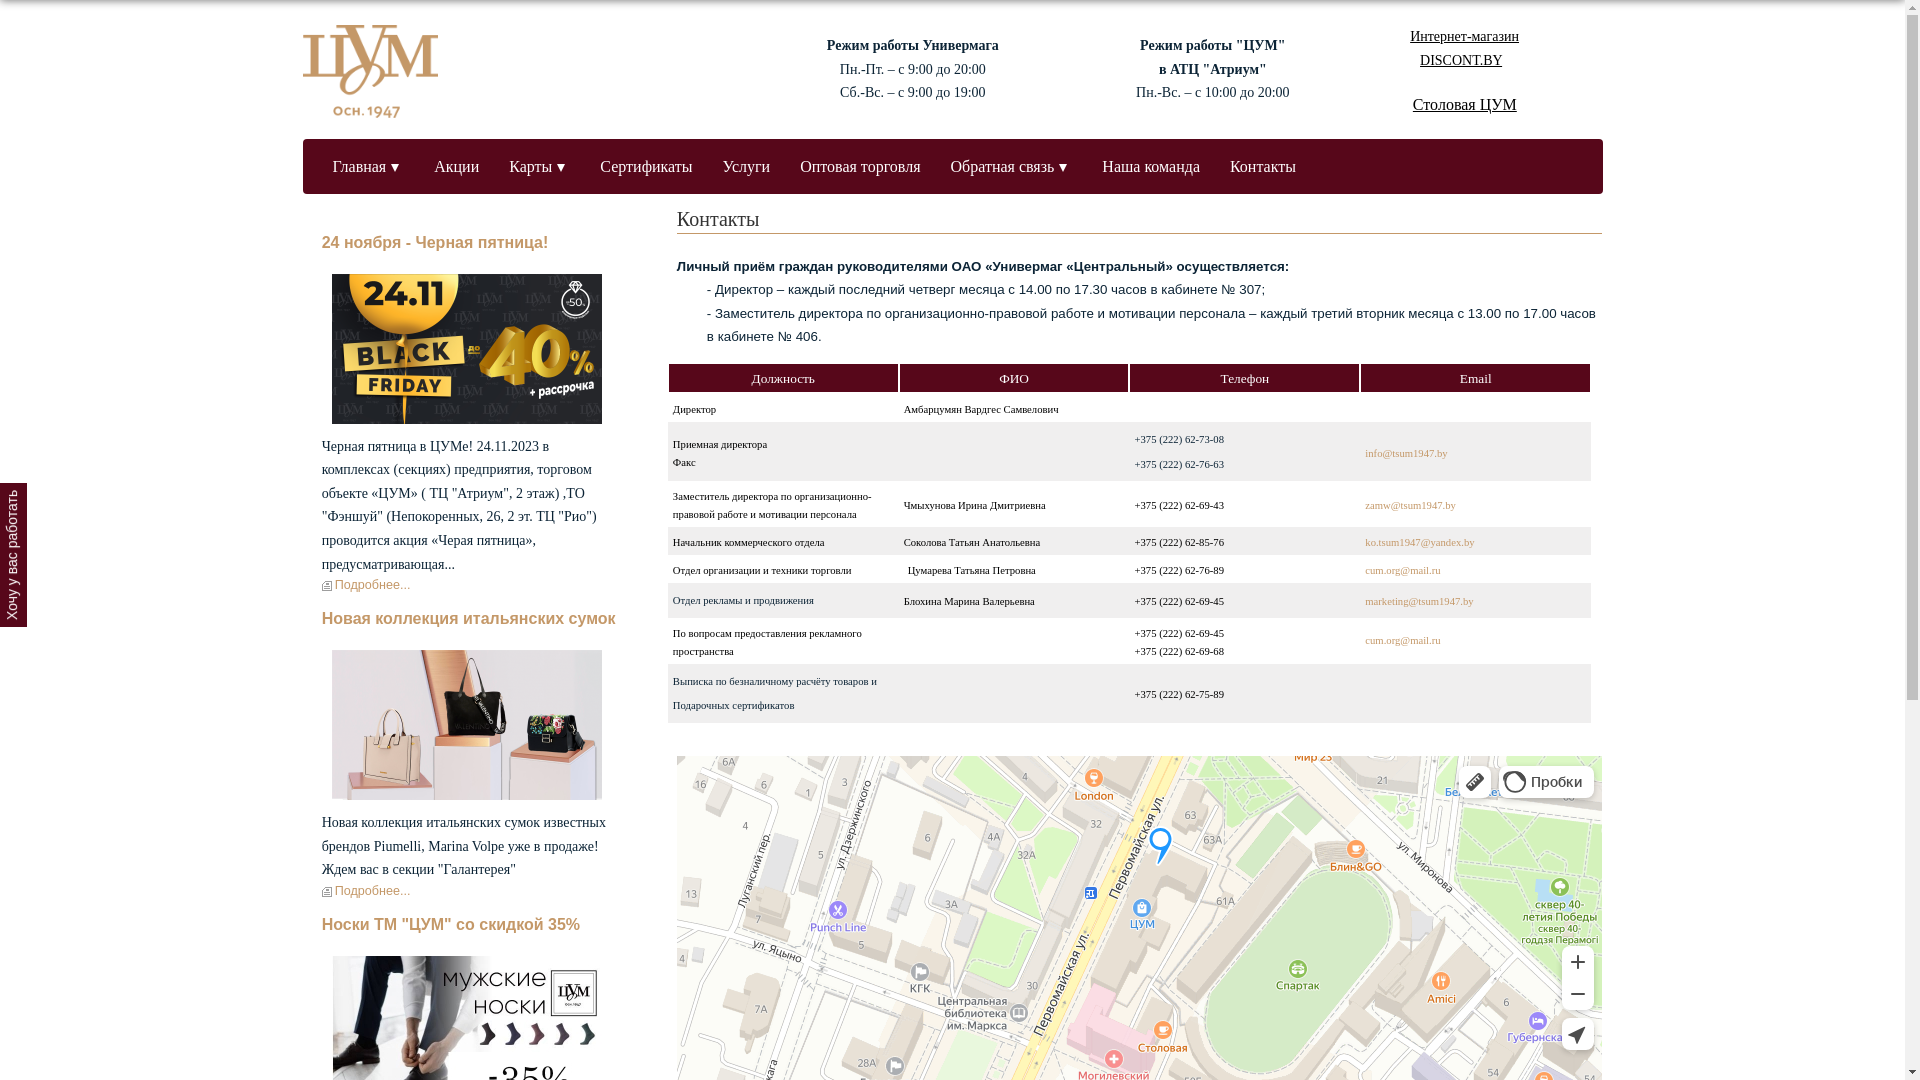 Image resolution: width=1920 pixels, height=1080 pixels. What do you see at coordinates (1418, 605) in the screenshot?
I see `'marketing@tsum1947.by'` at bounding box center [1418, 605].